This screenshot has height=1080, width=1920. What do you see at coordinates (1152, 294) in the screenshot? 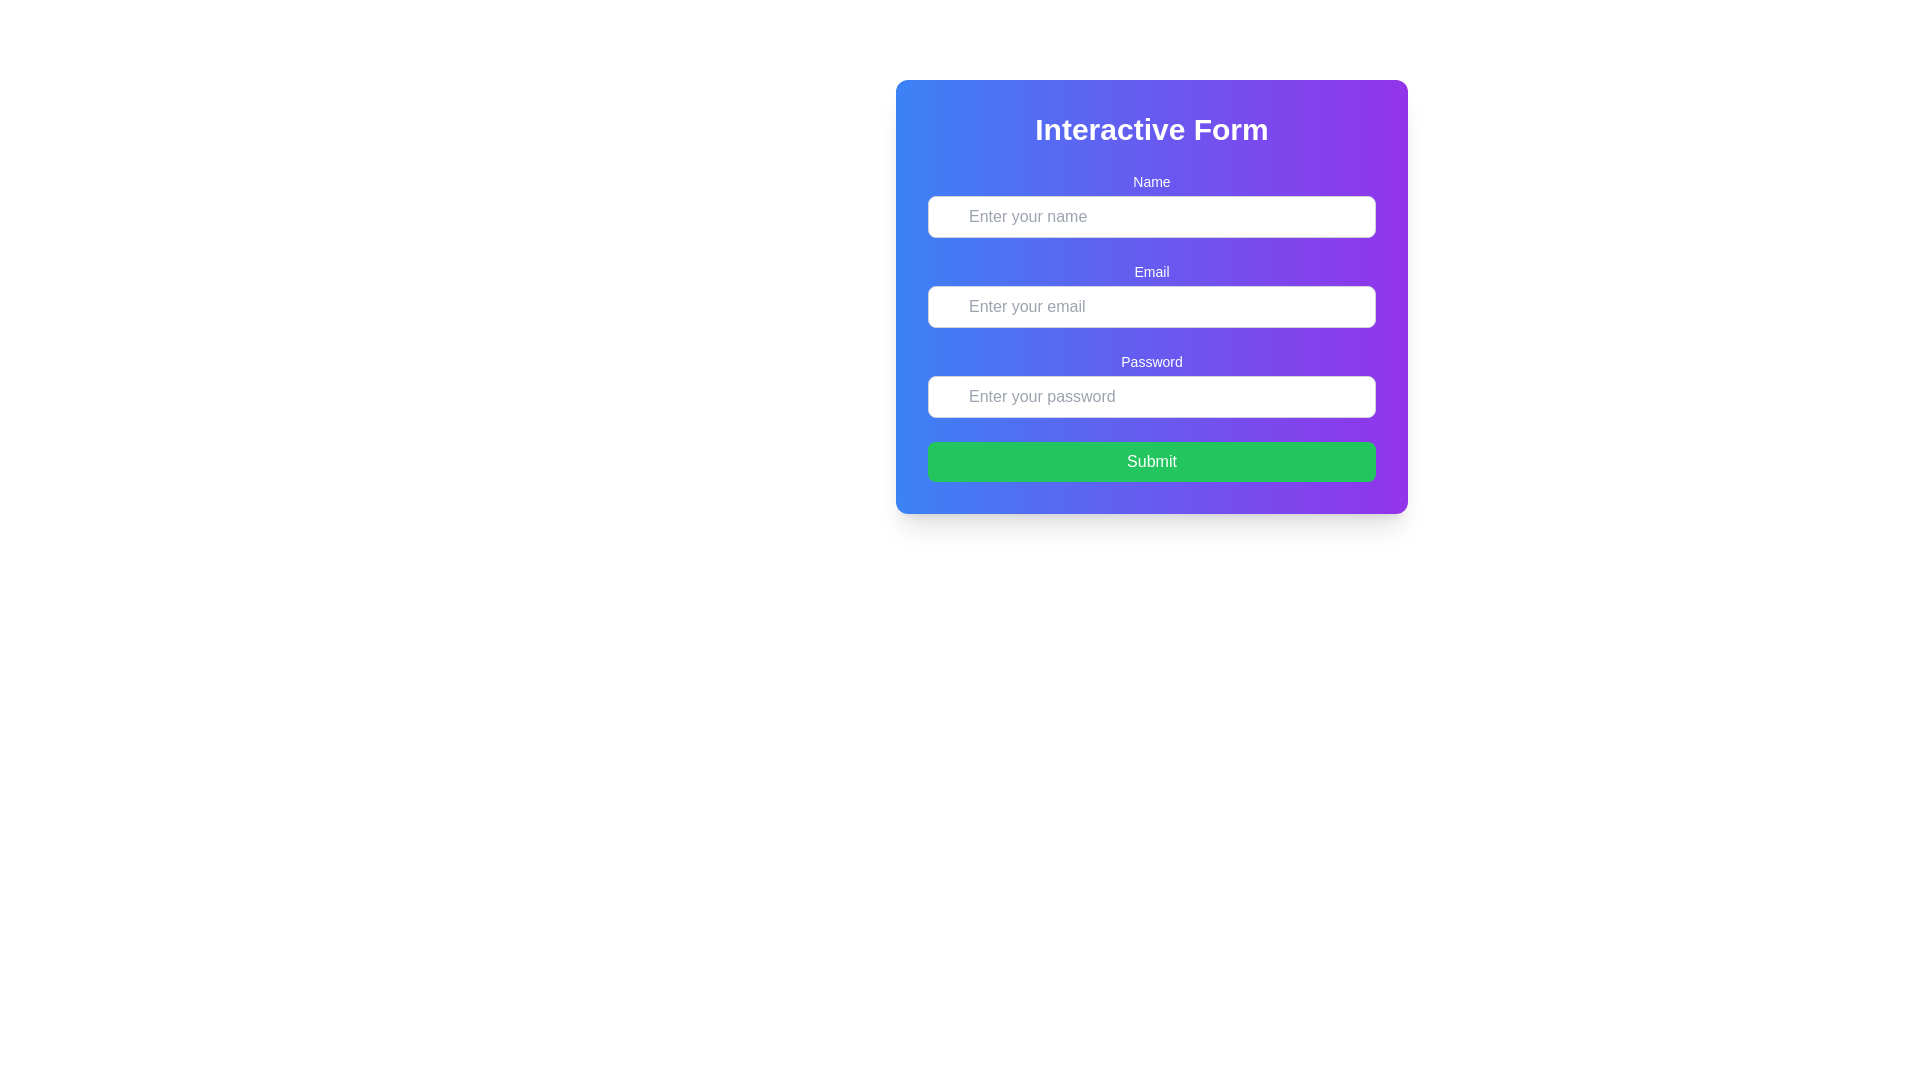
I see `the email input text field located below the Name field and above the Password field` at bounding box center [1152, 294].